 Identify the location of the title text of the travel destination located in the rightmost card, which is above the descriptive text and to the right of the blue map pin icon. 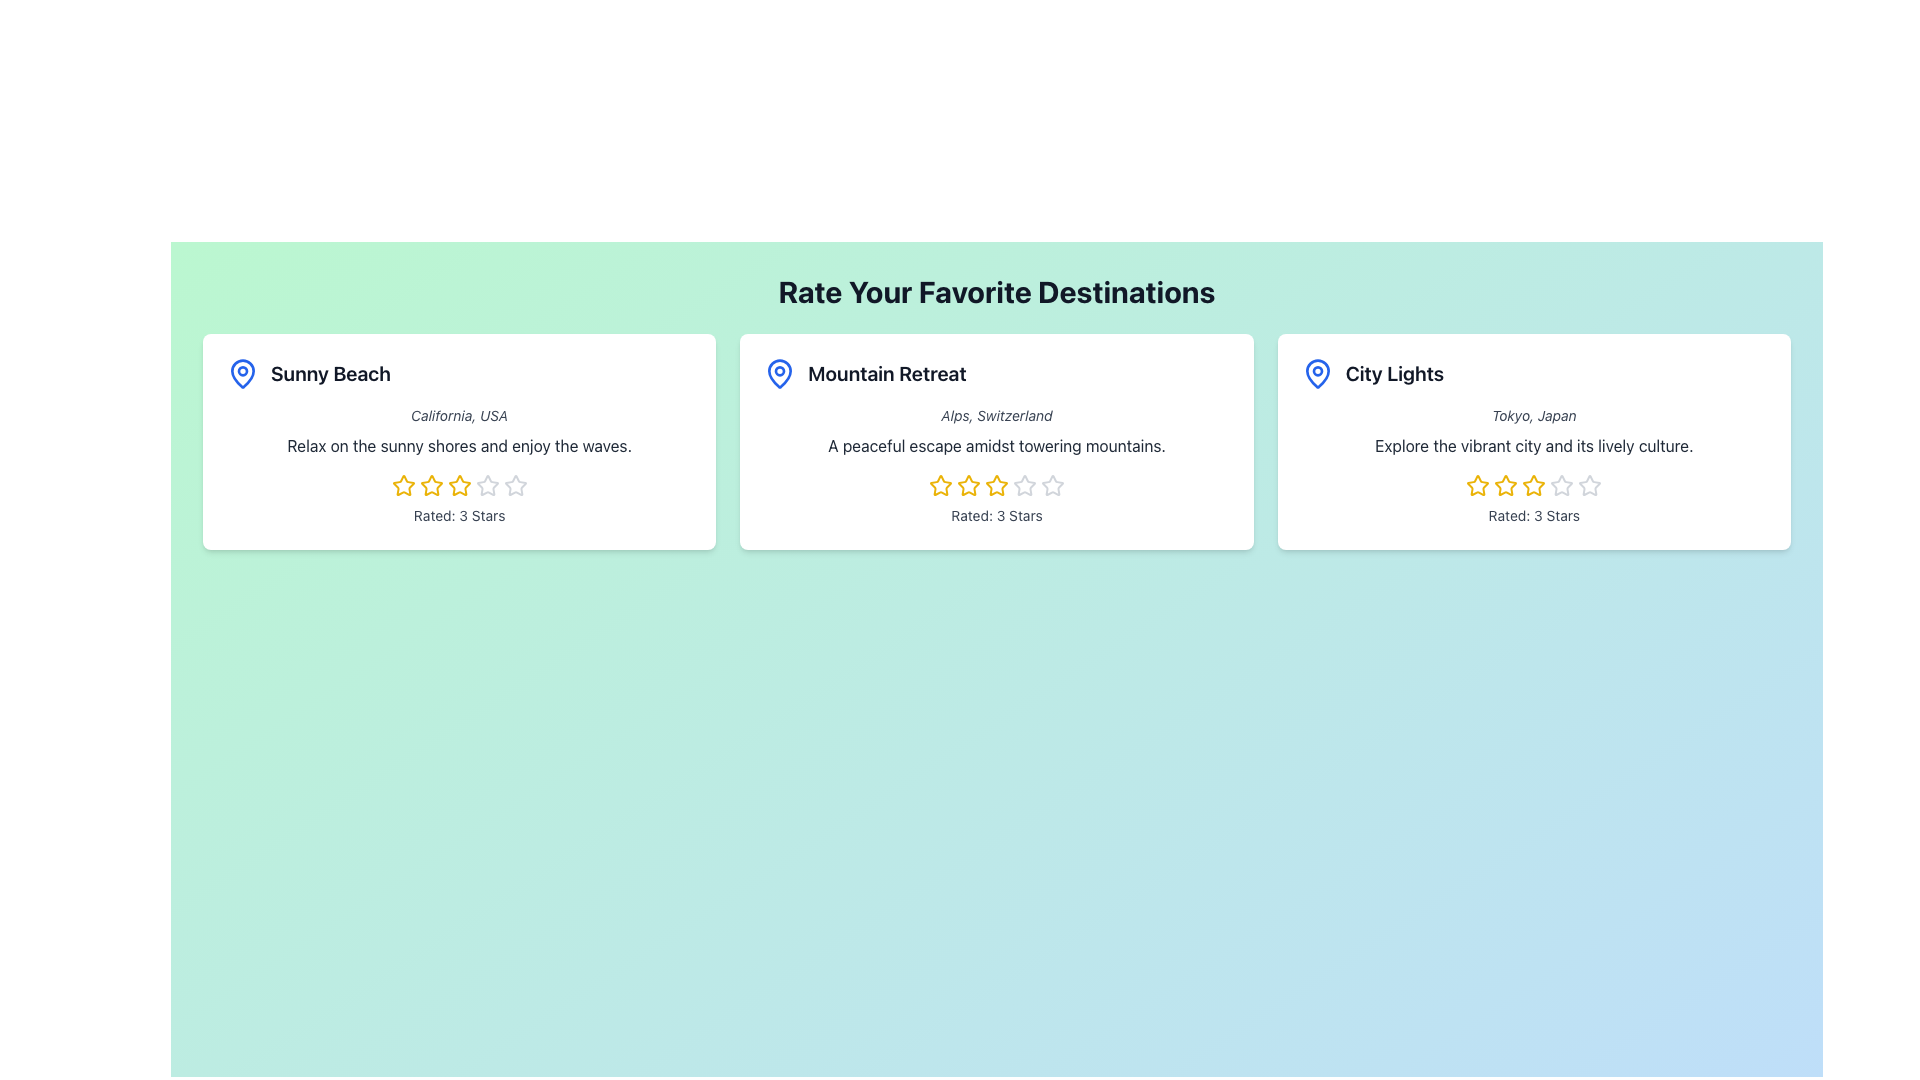
(1393, 374).